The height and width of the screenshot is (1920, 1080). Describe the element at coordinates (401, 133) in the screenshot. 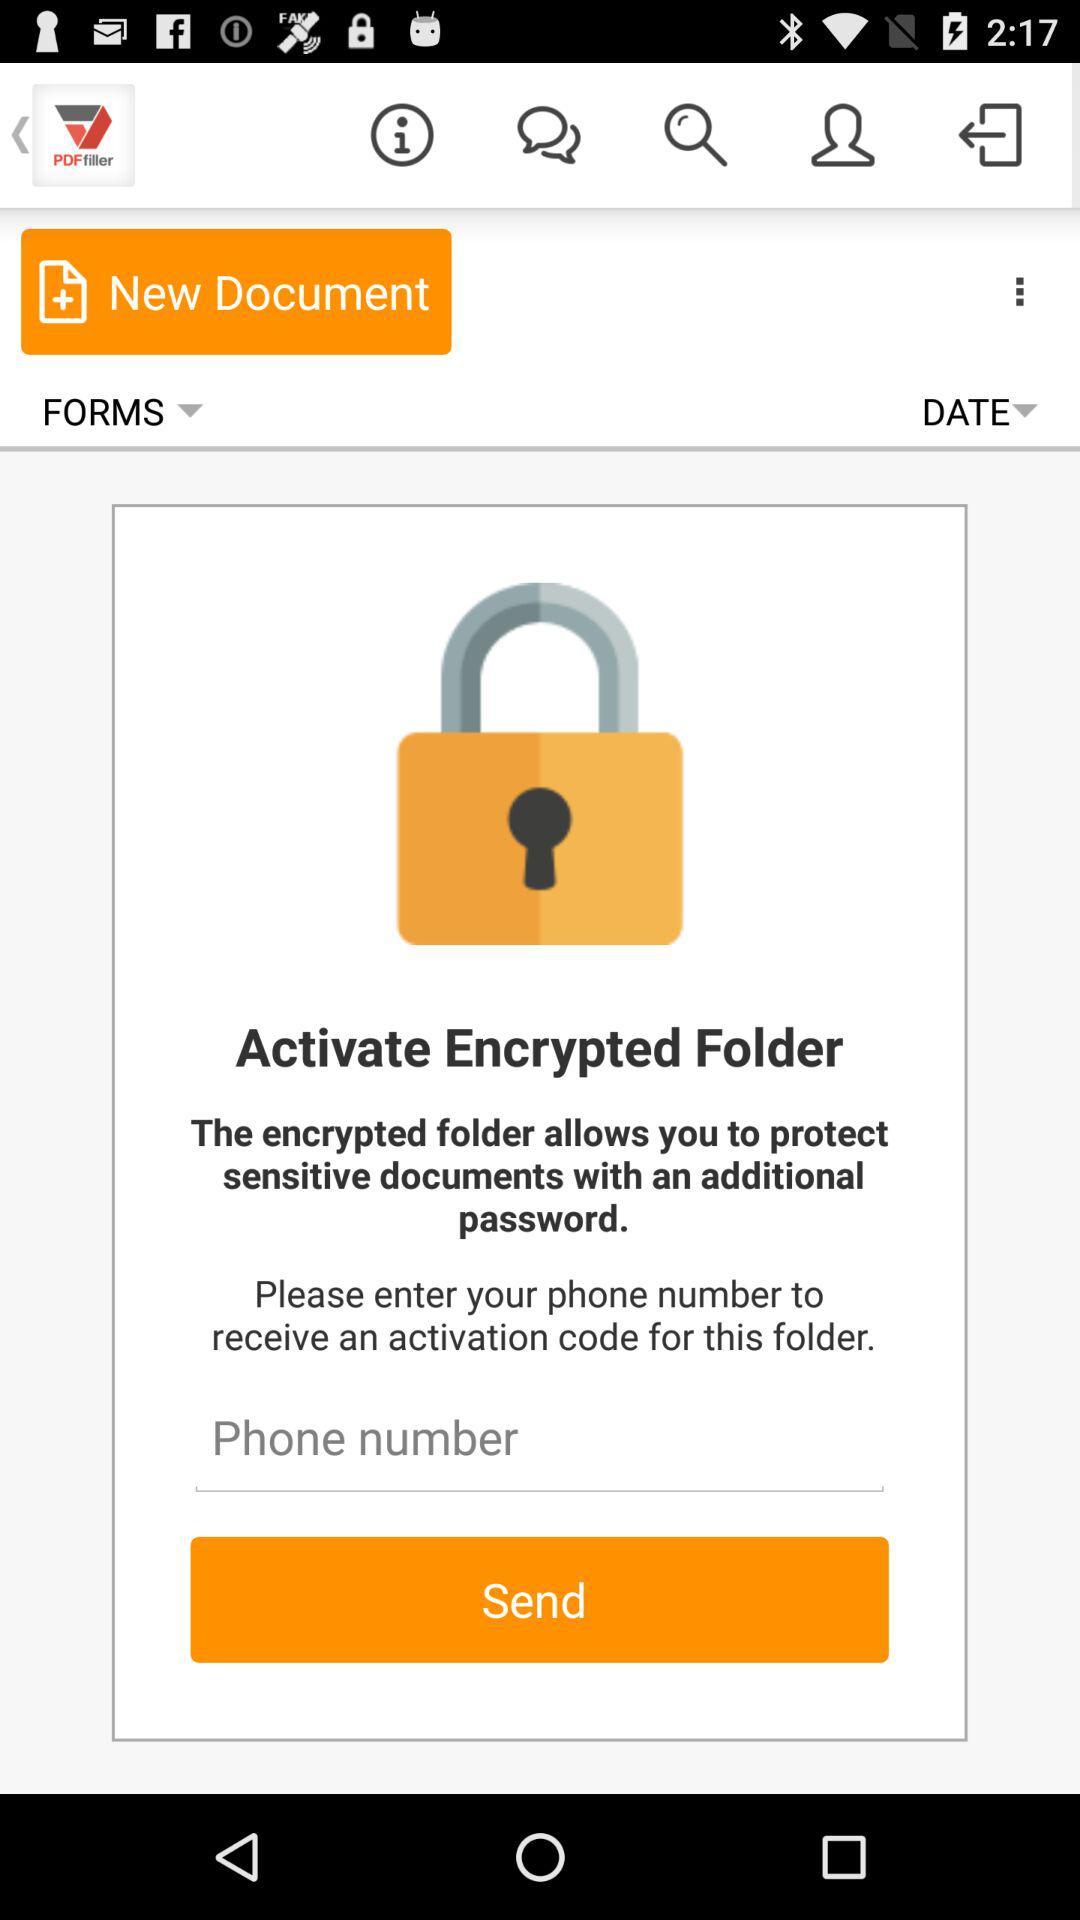

I see `item above the new document button` at that location.